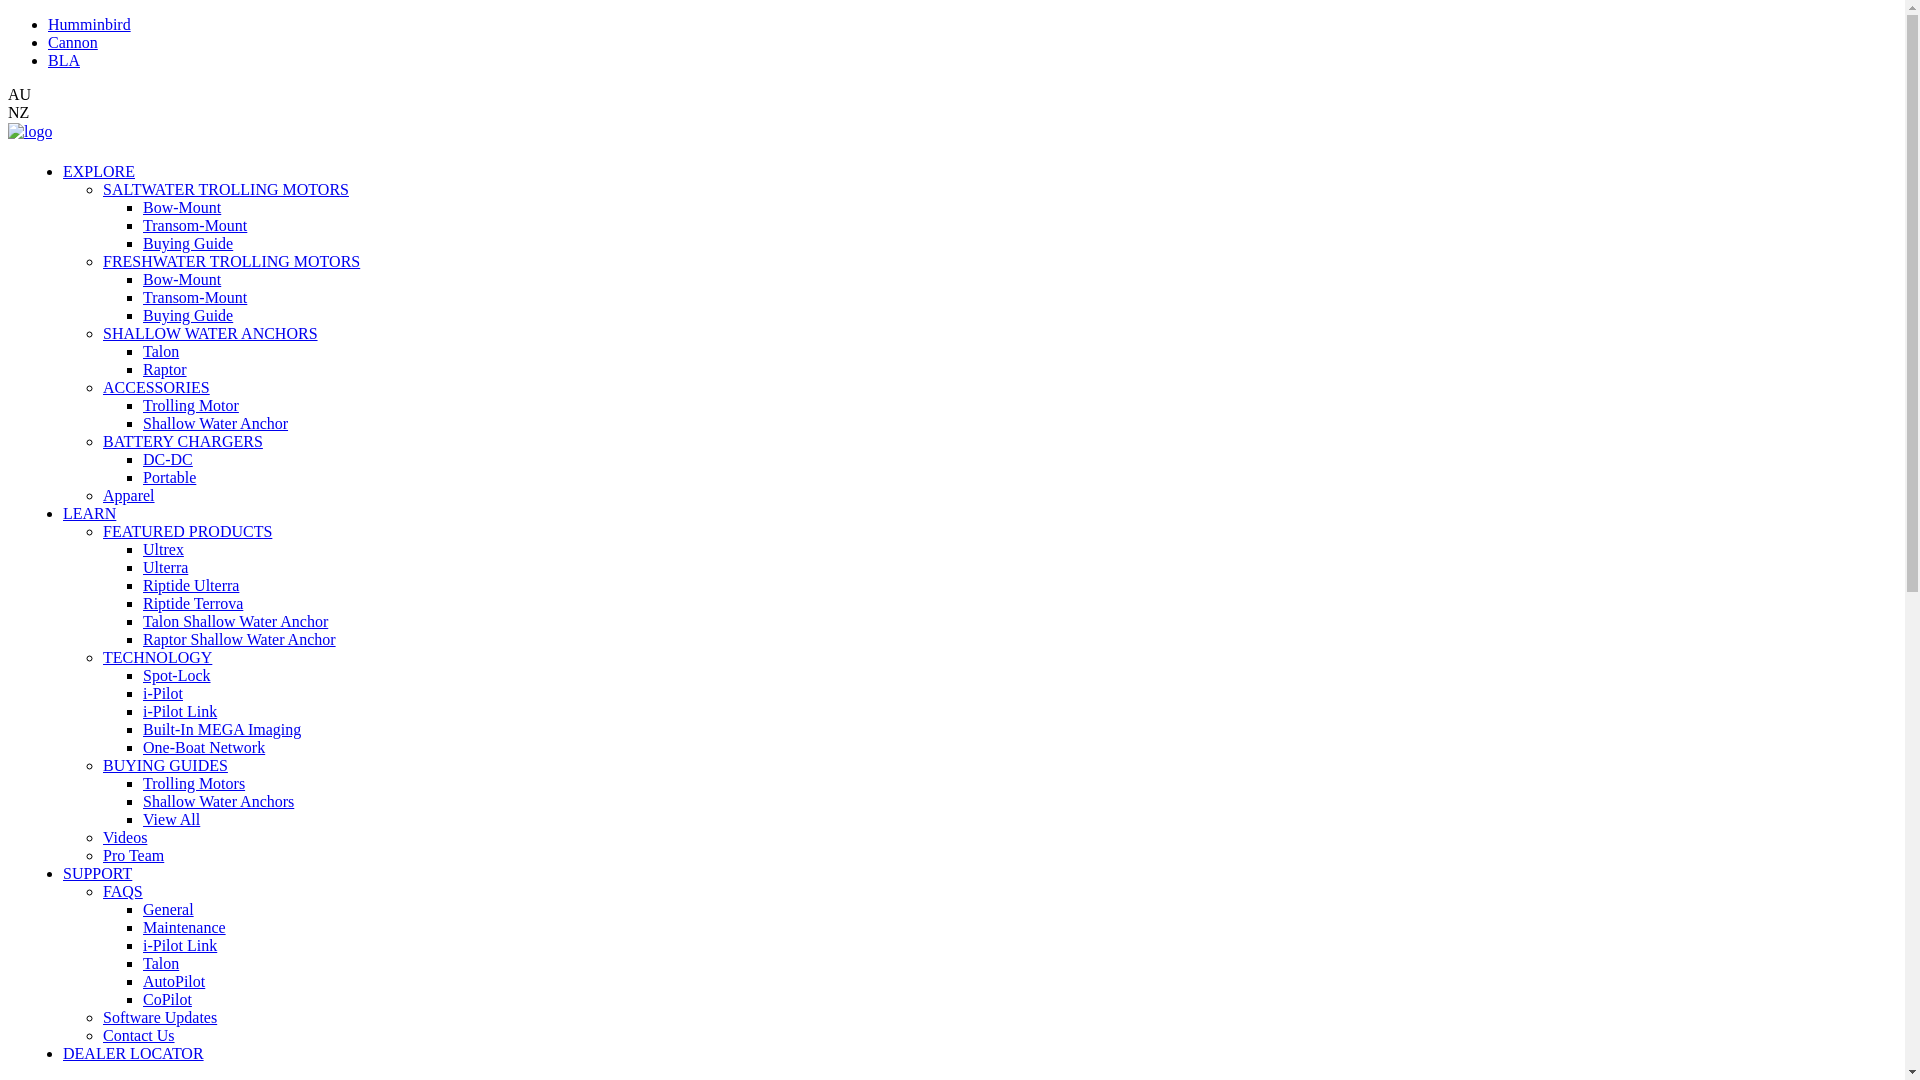 The image size is (1920, 1080). What do you see at coordinates (221, 729) in the screenshot?
I see `'Built-In MEGA Imaging'` at bounding box center [221, 729].